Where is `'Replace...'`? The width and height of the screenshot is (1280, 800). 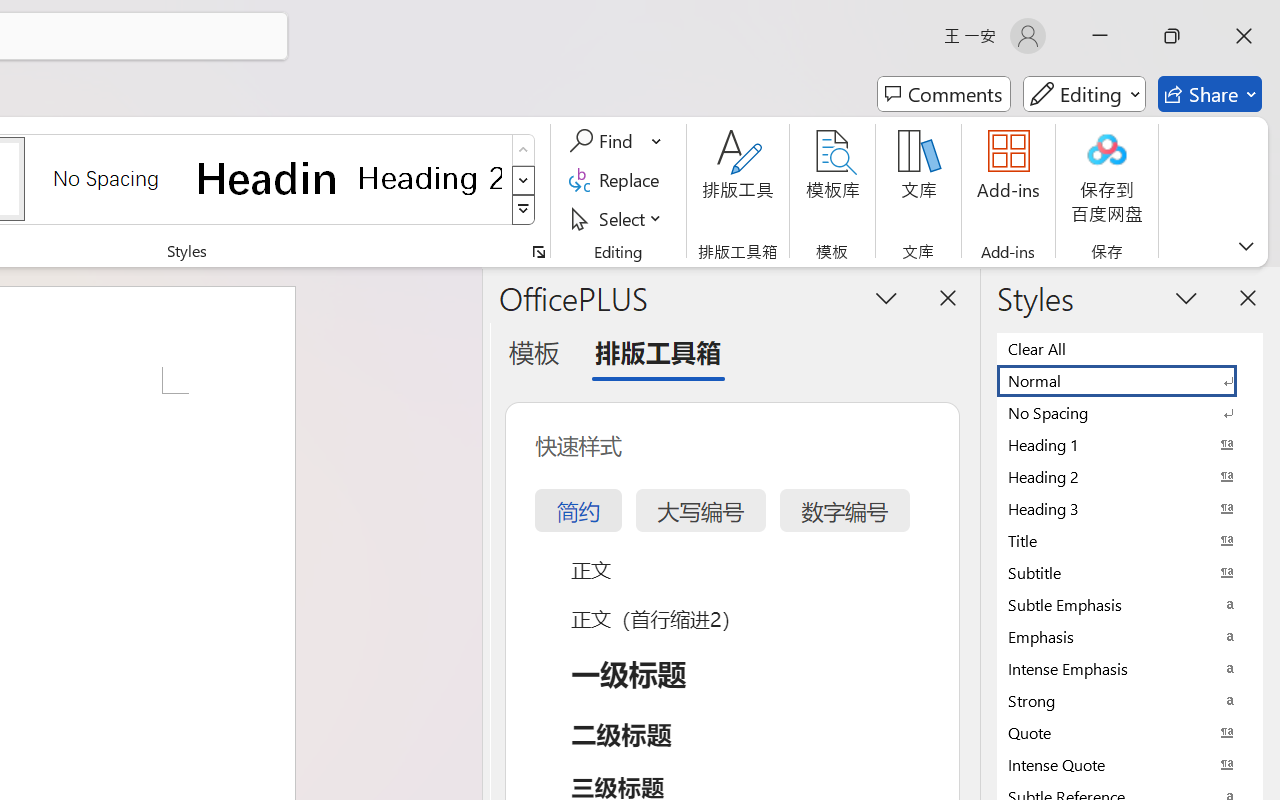
'Replace...' is located at coordinates (616, 179).